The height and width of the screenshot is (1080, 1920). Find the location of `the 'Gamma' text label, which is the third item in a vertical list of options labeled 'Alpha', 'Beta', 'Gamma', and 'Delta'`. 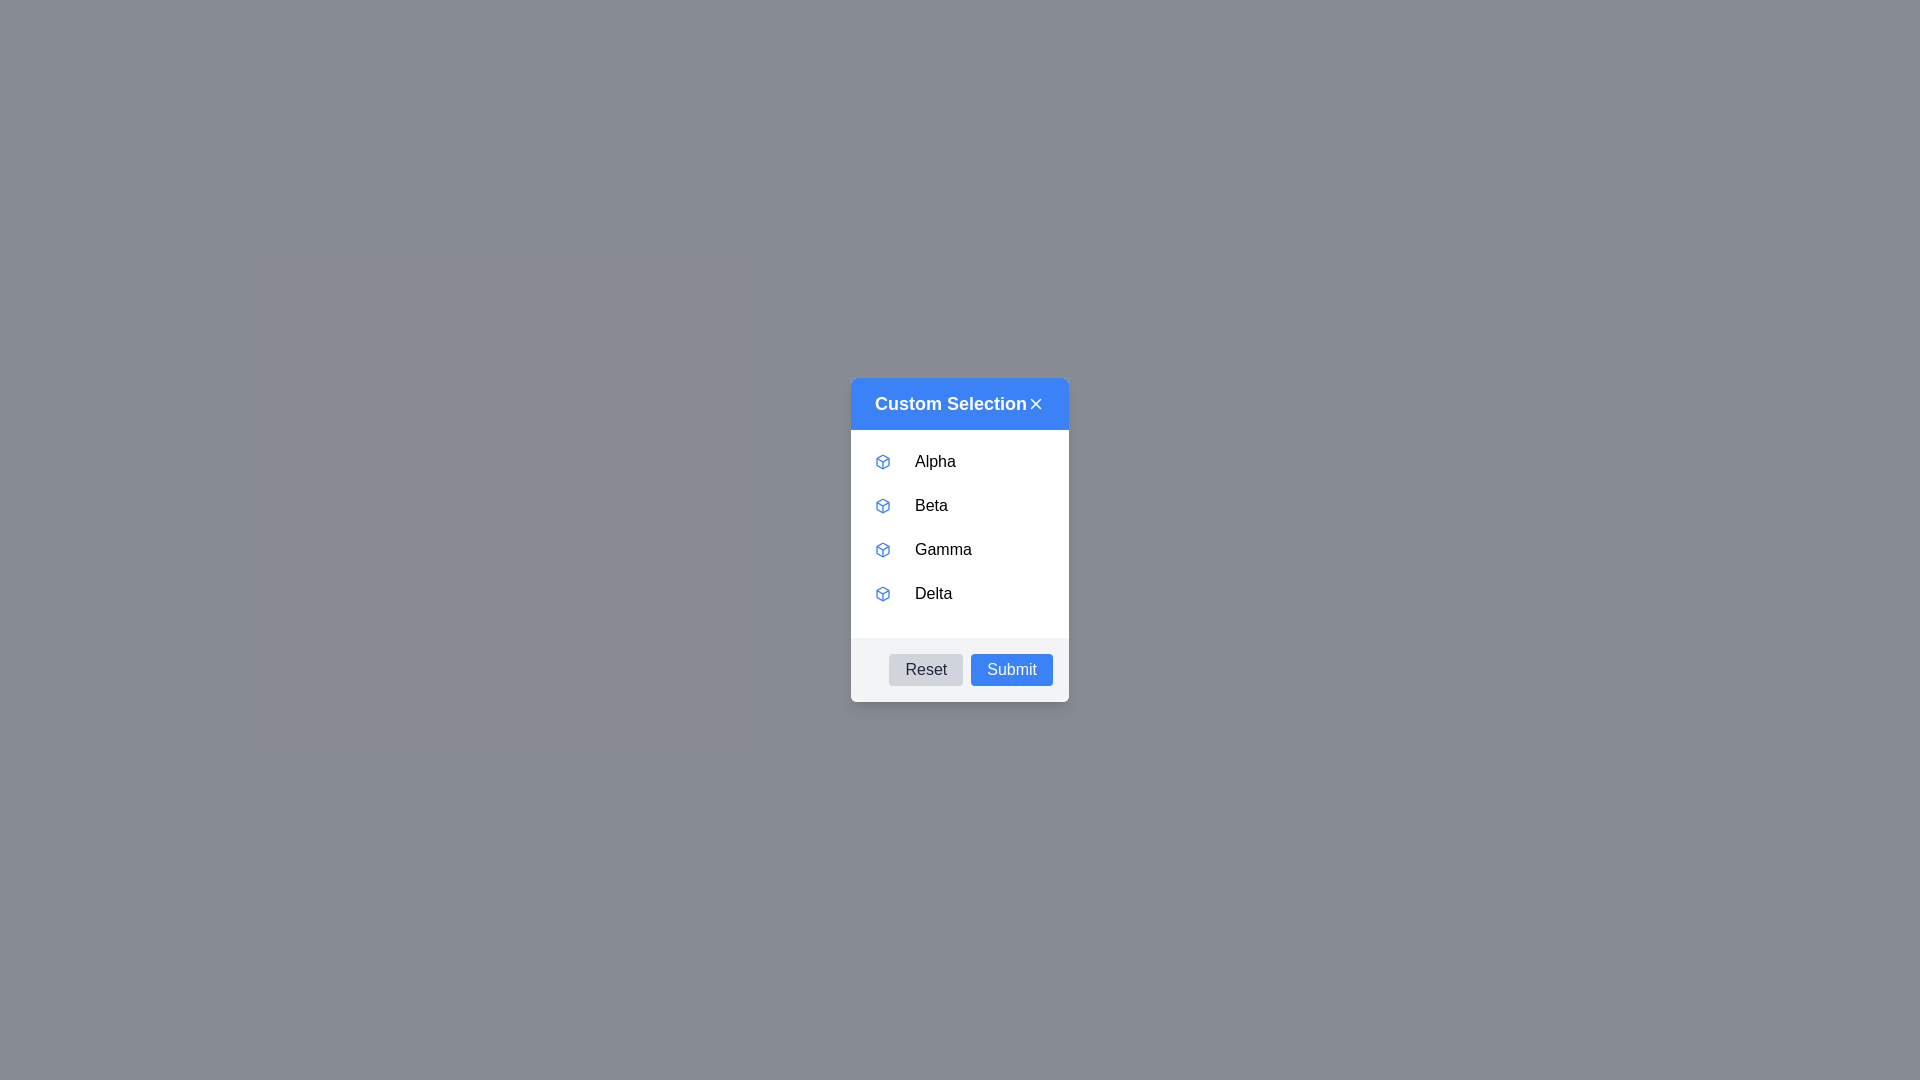

the 'Gamma' text label, which is the third item in a vertical list of options labeled 'Alpha', 'Beta', 'Gamma', and 'Delta' is located at coordinates (942, 550).